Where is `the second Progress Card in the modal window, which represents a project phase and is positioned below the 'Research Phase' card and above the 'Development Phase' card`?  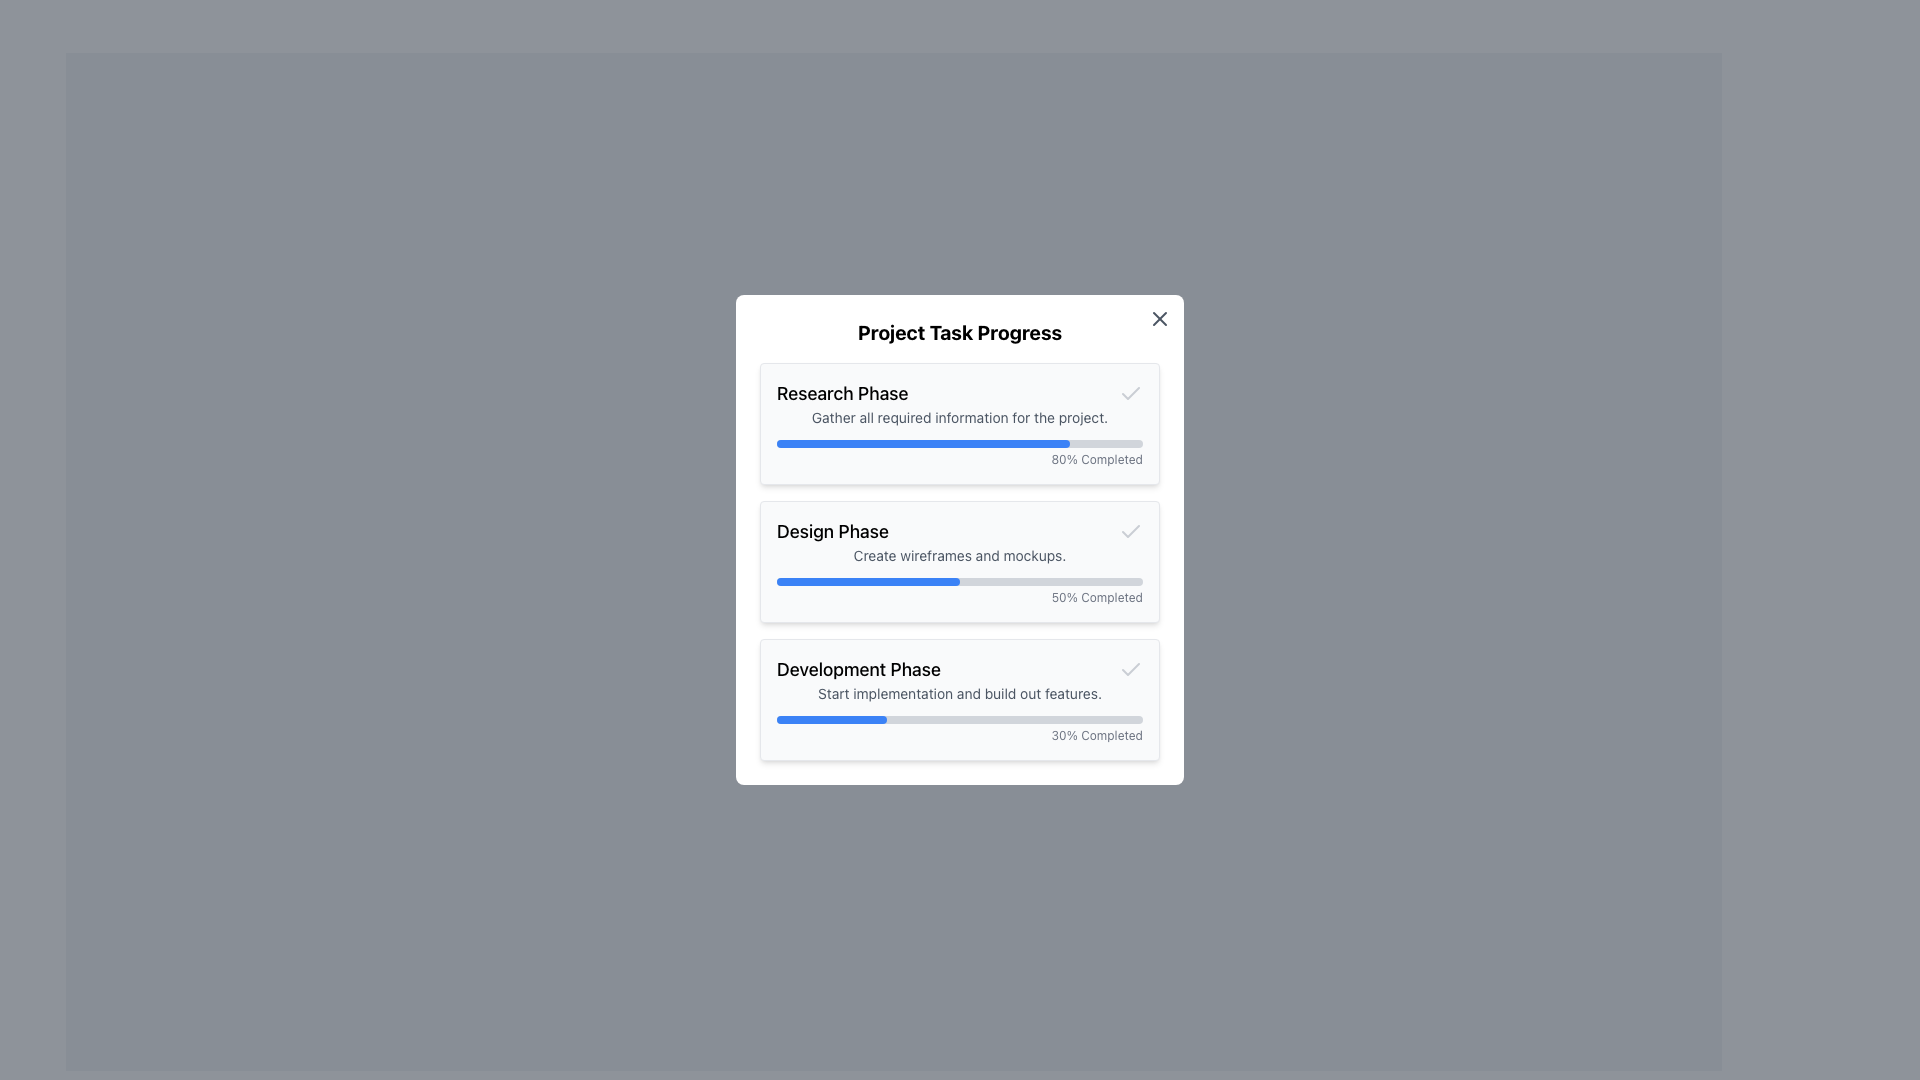
the second Progress Card in the modal window, which represents a project phase and is positioned below the 'Research Phase' card and above the 'Development Phase' card is located at coordinates (960, 562).